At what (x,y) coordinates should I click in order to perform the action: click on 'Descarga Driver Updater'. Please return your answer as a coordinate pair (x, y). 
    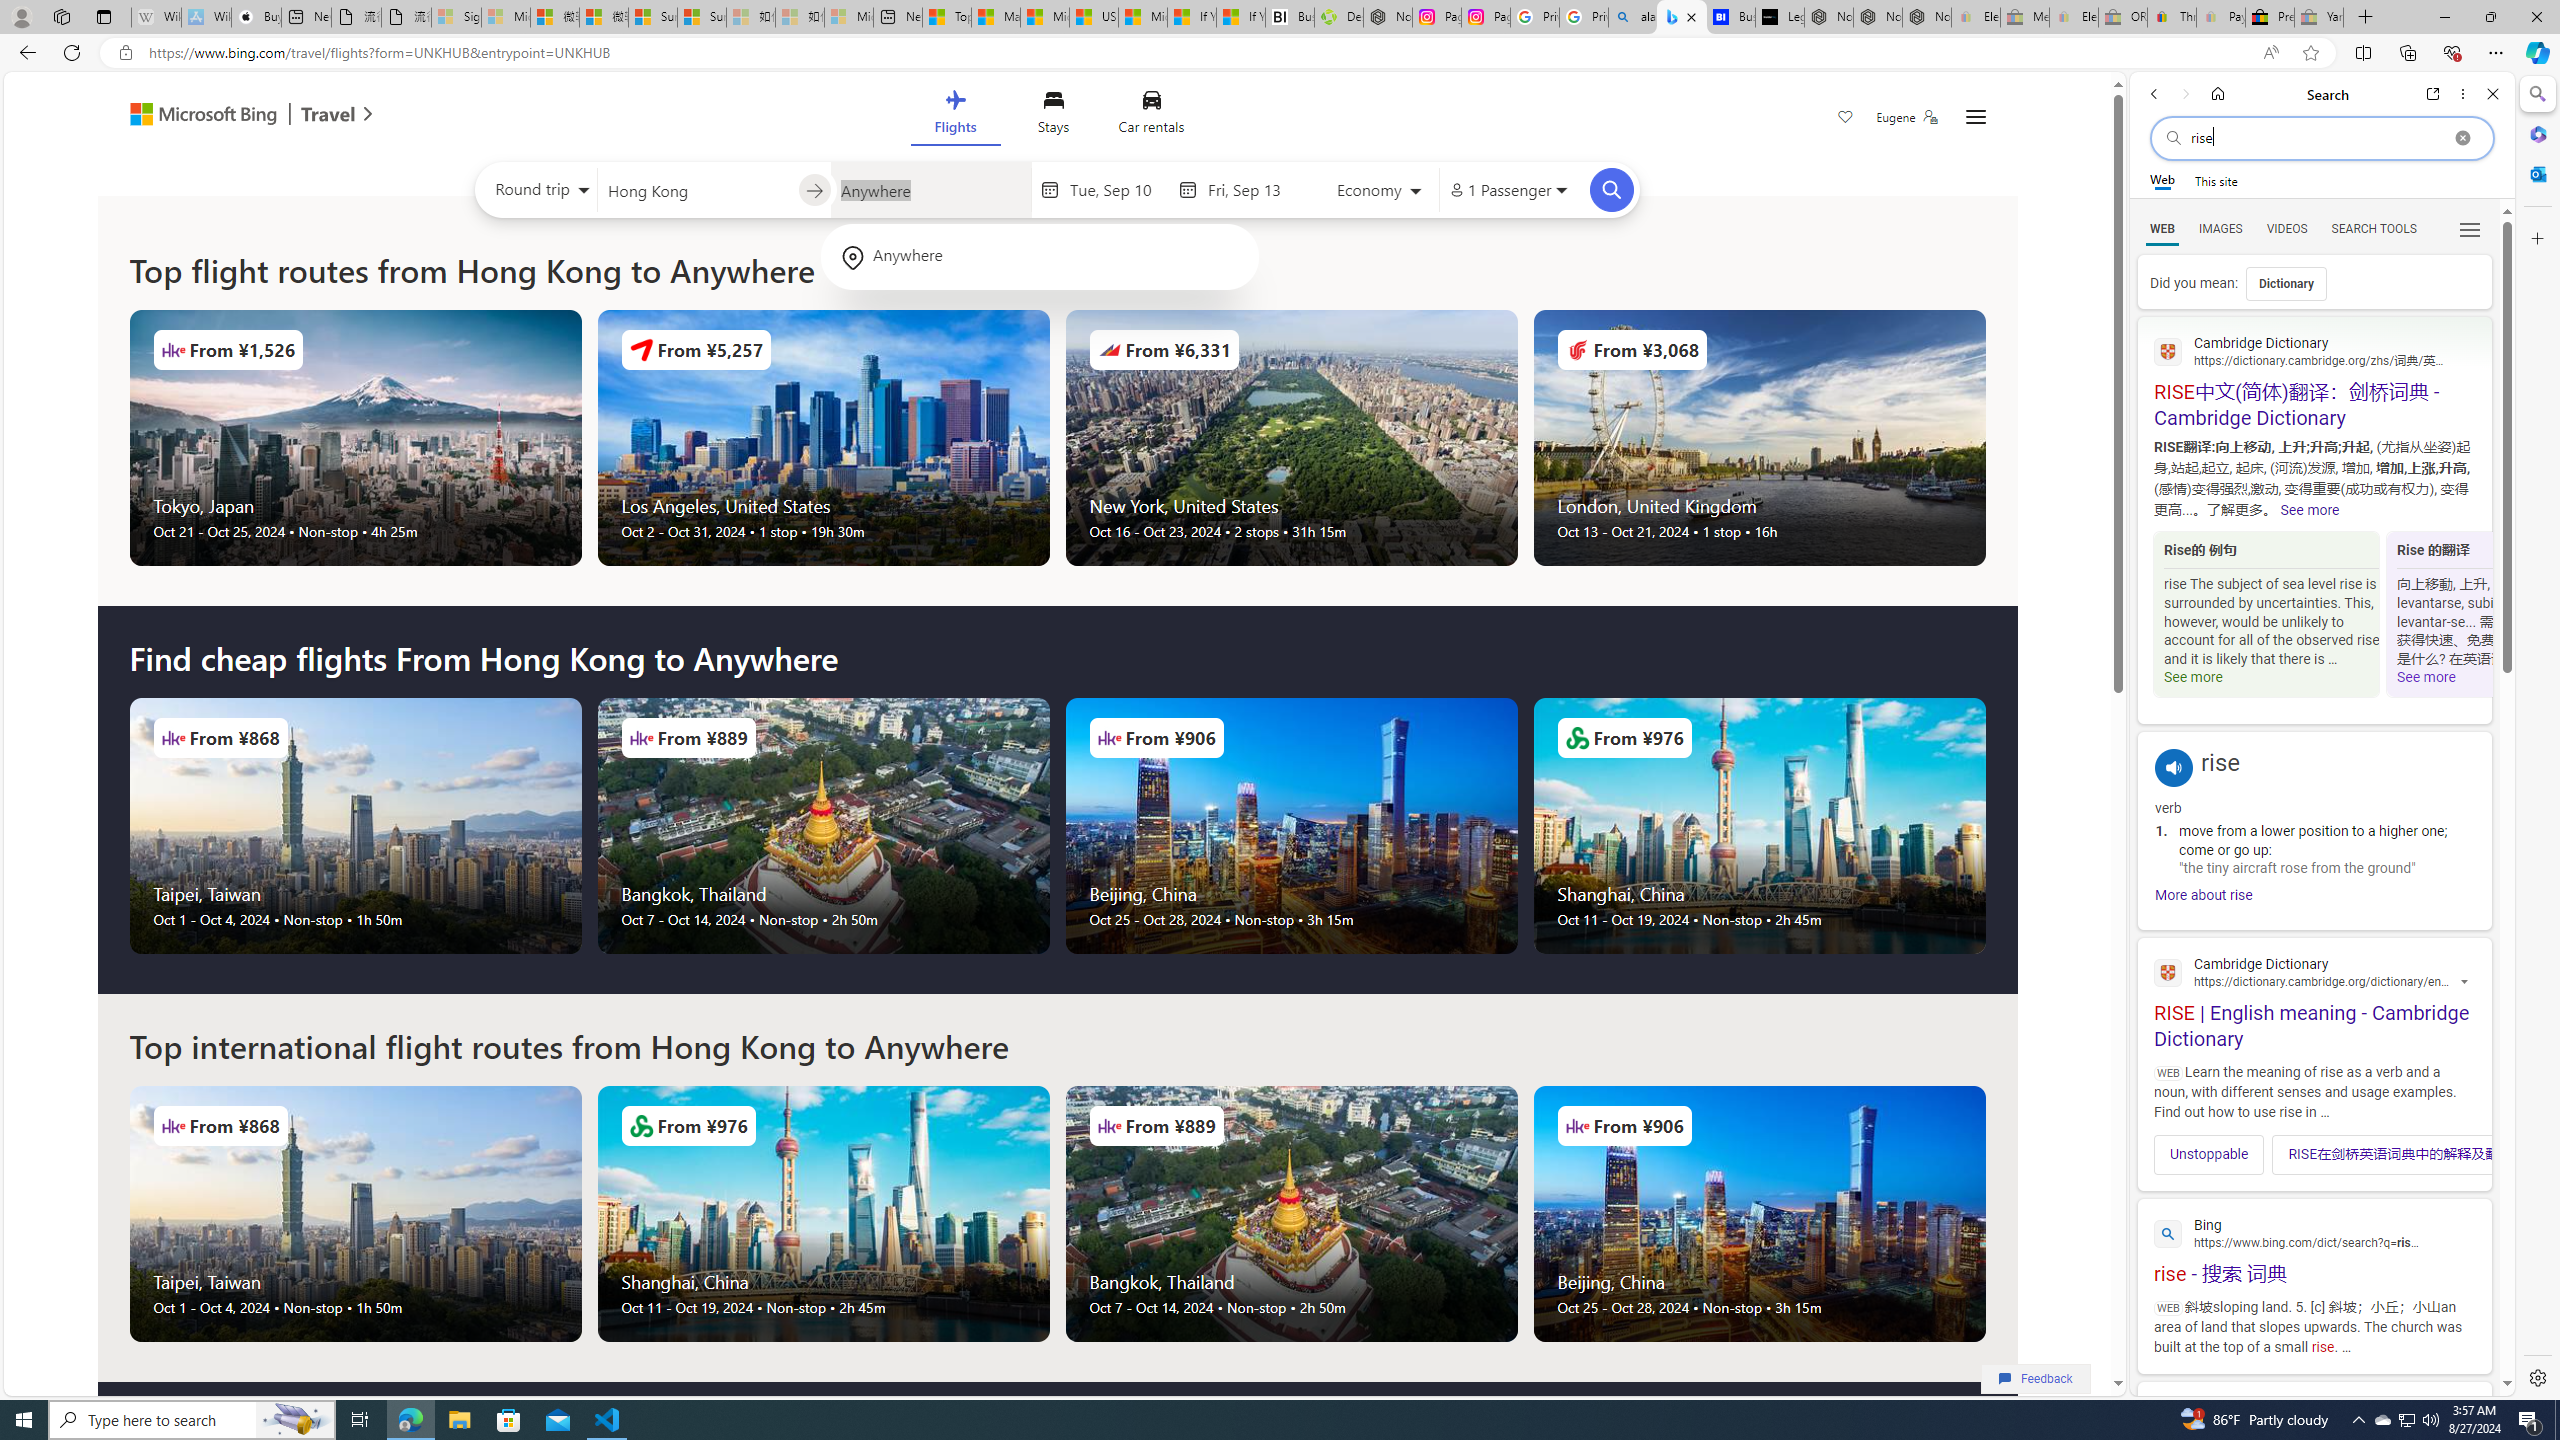
    Looking at the image, I should click on (1337, 16).